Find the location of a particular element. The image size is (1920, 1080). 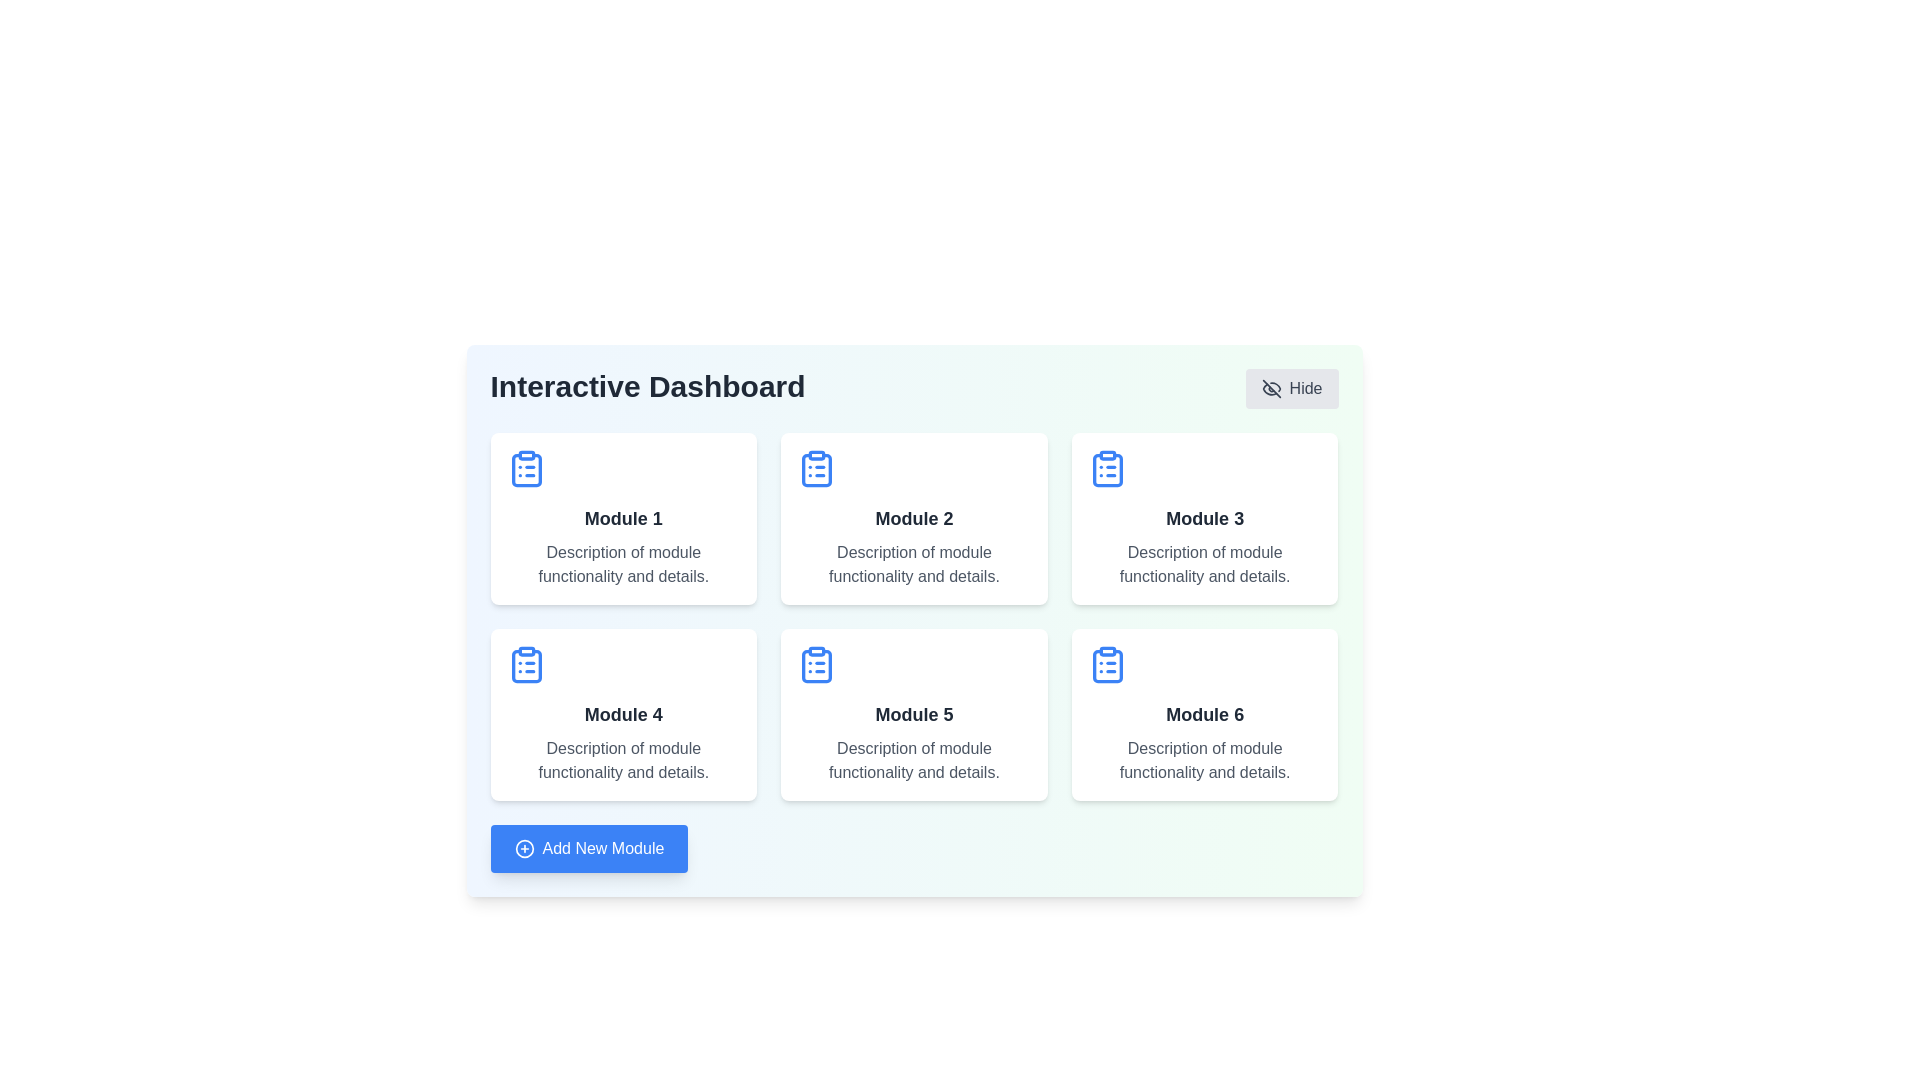

the rectangular button with rounded corners, blue background, white text 'Add New Module', and a plus icon is located at coordinates (588, 848).